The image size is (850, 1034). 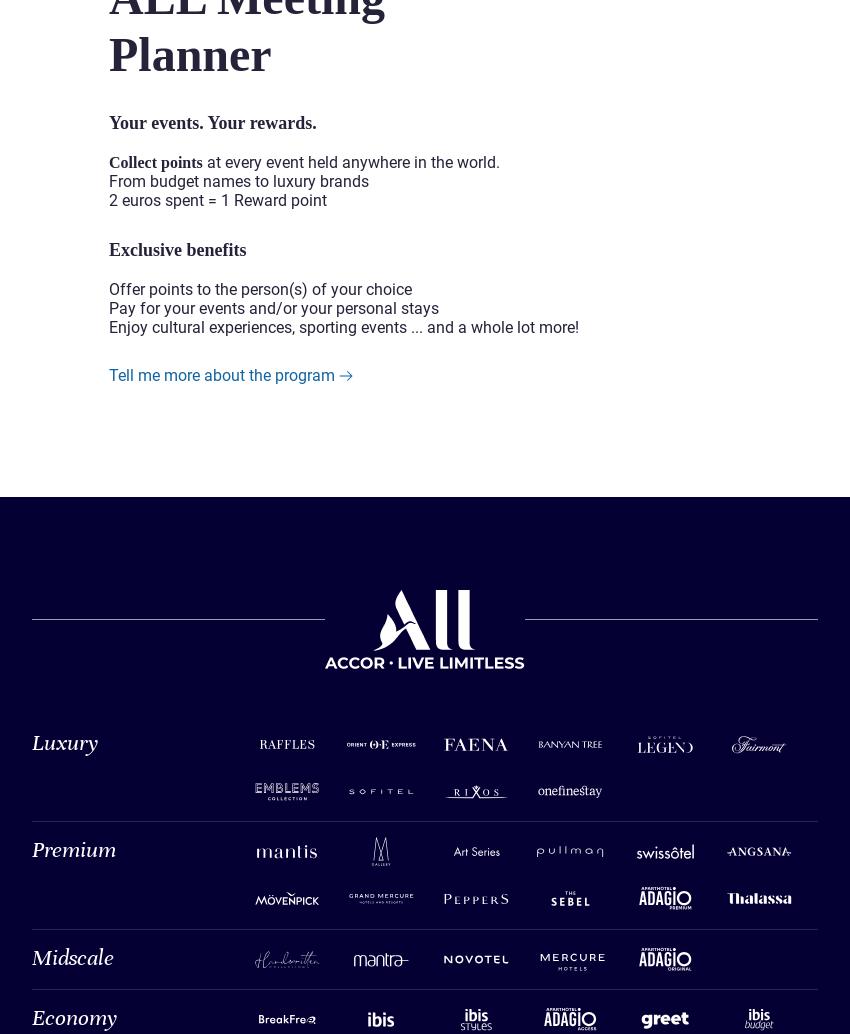 I want to click on 'Enjoy cultural experiences, sporting events ... and a whole lot more!', so click(x=107, y=325).